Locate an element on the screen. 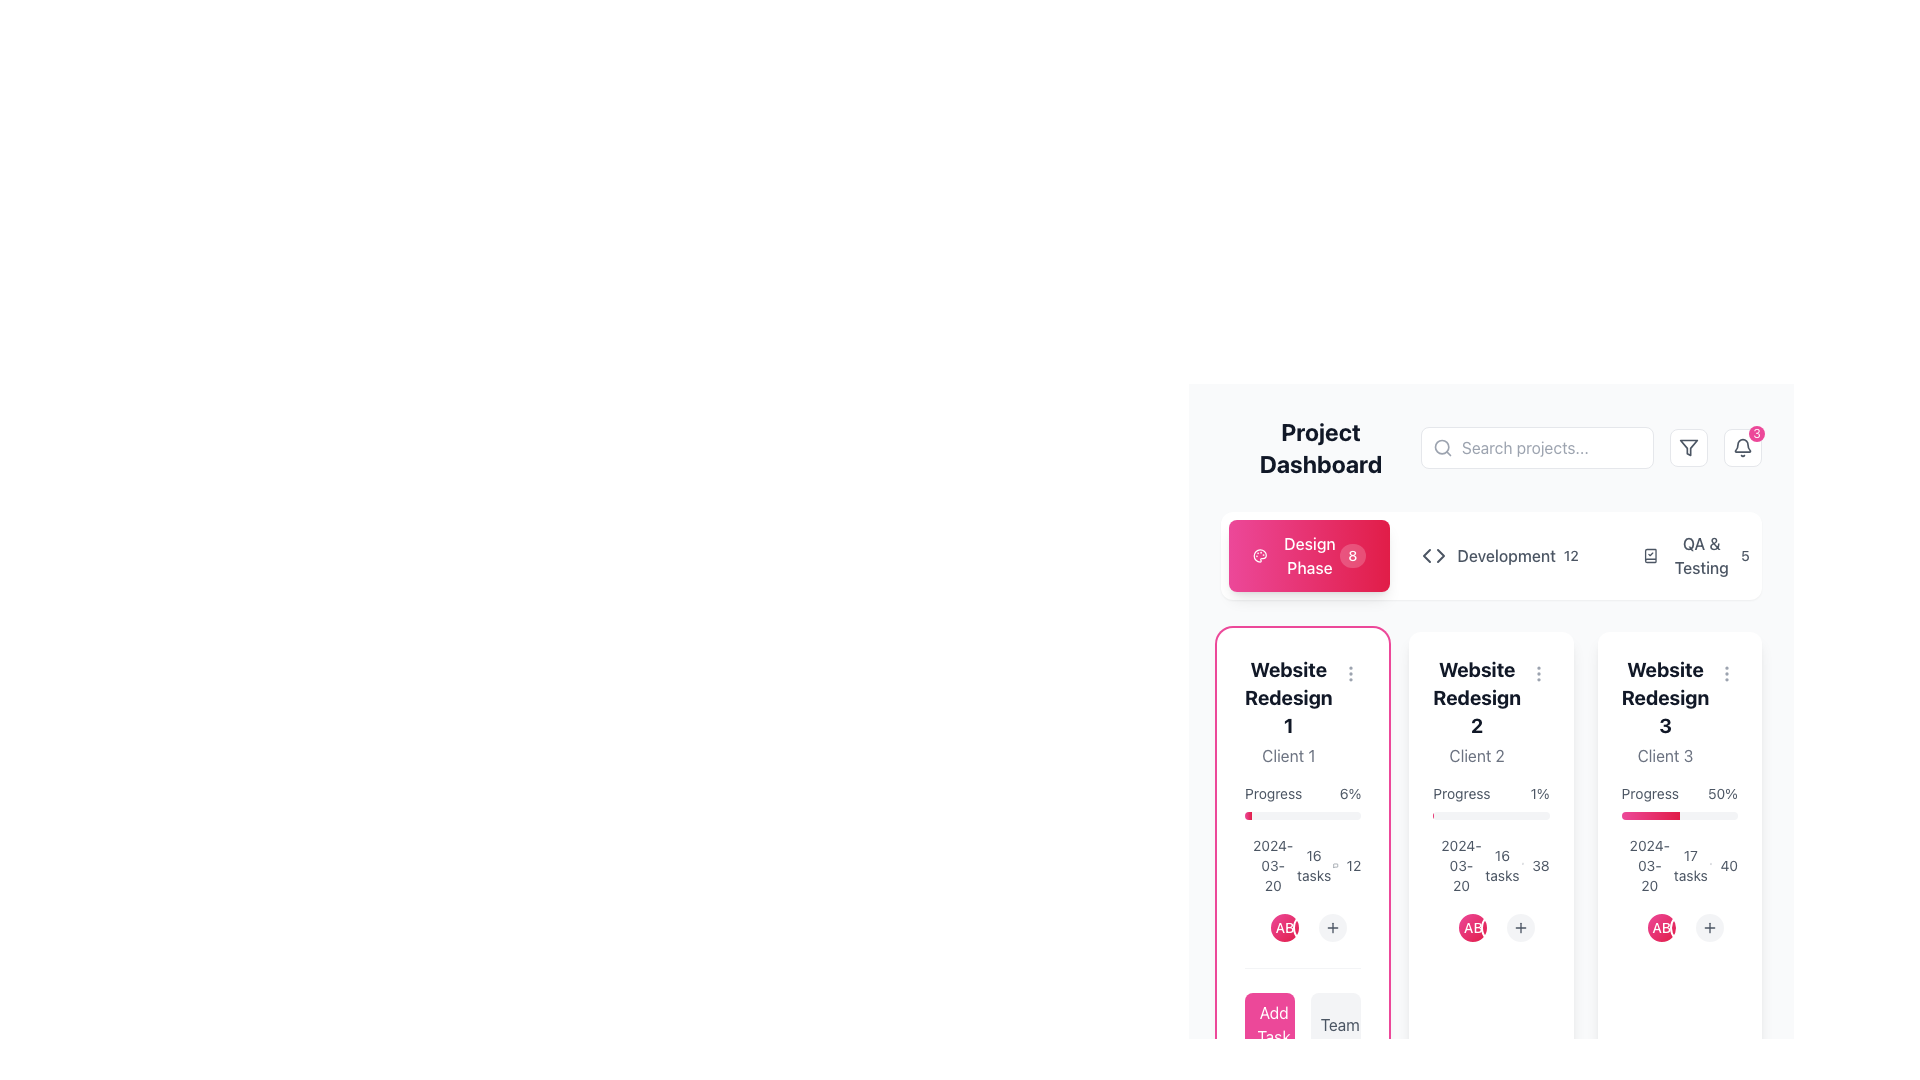 The image size is (1920, 1080). the Text Label indicating the count of comments or messages, located in the third column of the grid layout under the 'Website Redesign 1' card is located at coordinates (1347, 865).